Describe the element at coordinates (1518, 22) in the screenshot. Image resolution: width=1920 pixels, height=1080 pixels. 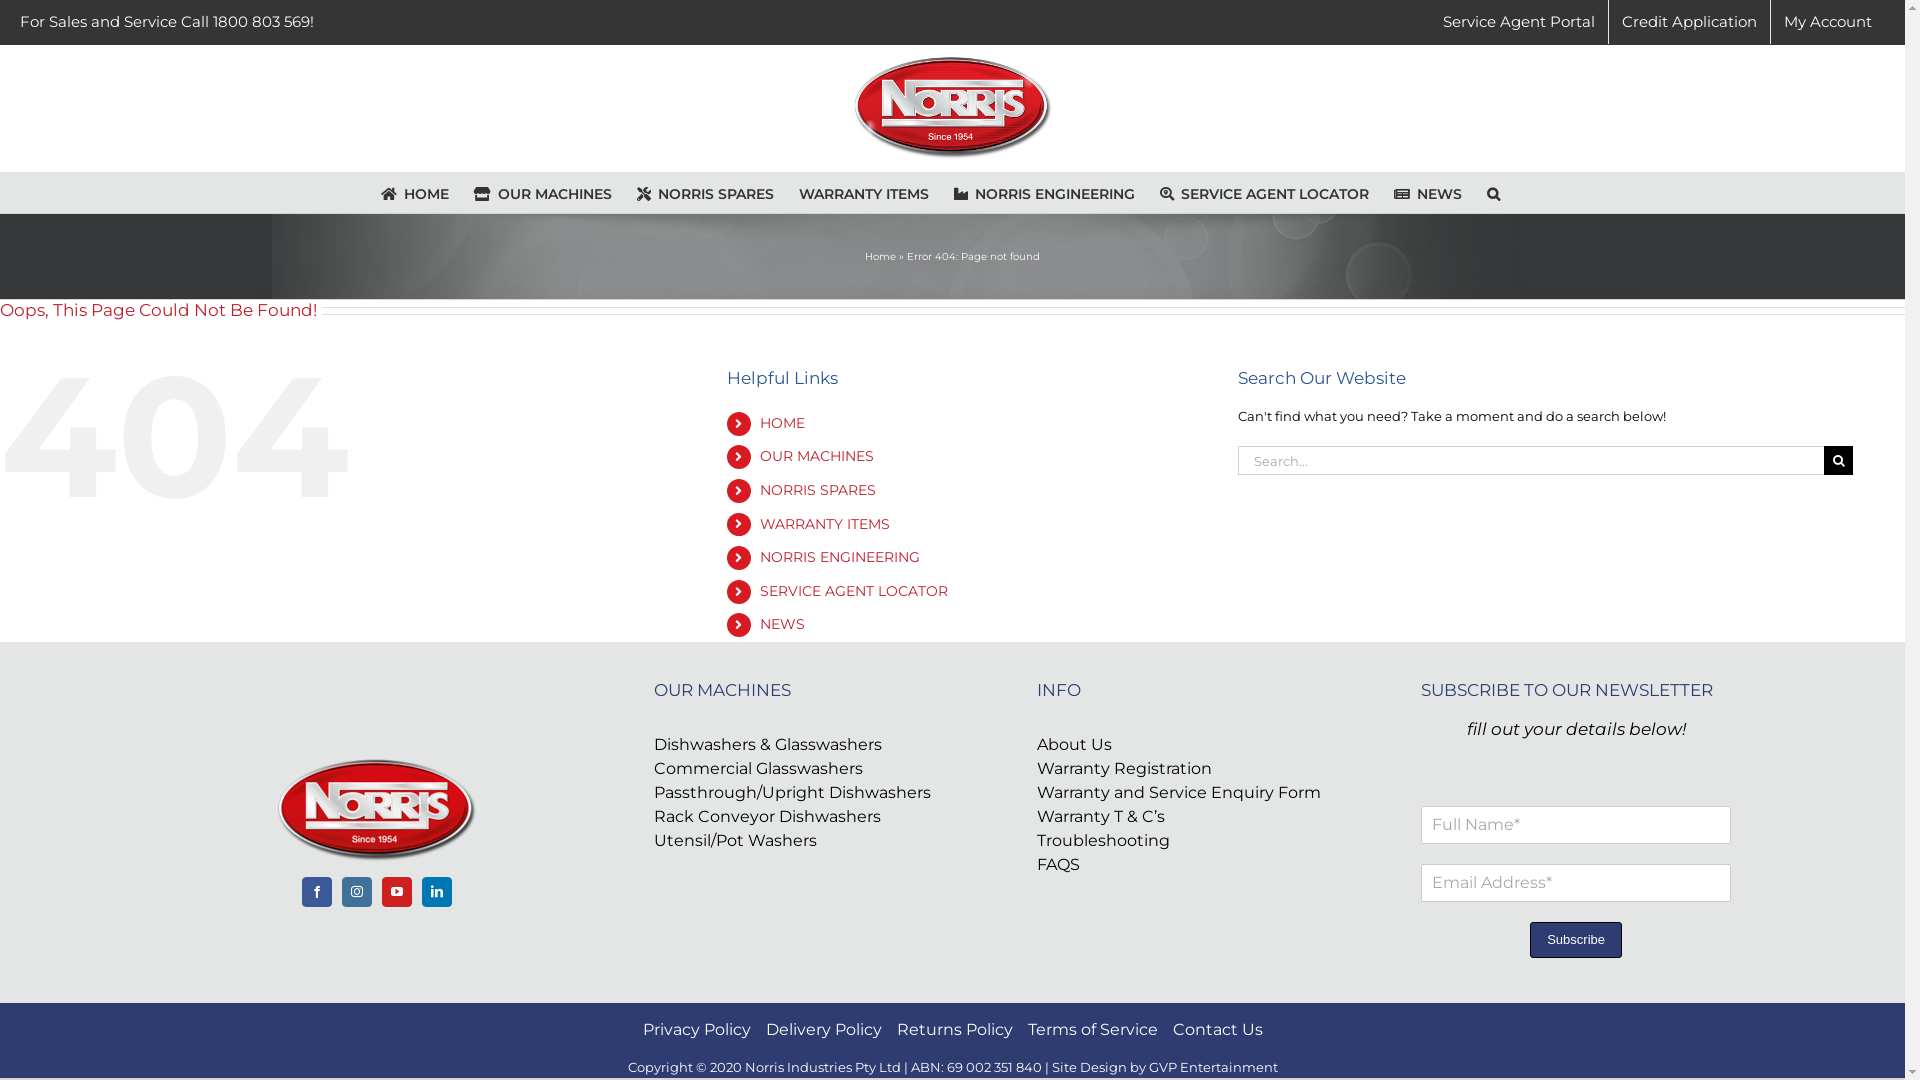
I see `'Service Agent Portal'` at that location.